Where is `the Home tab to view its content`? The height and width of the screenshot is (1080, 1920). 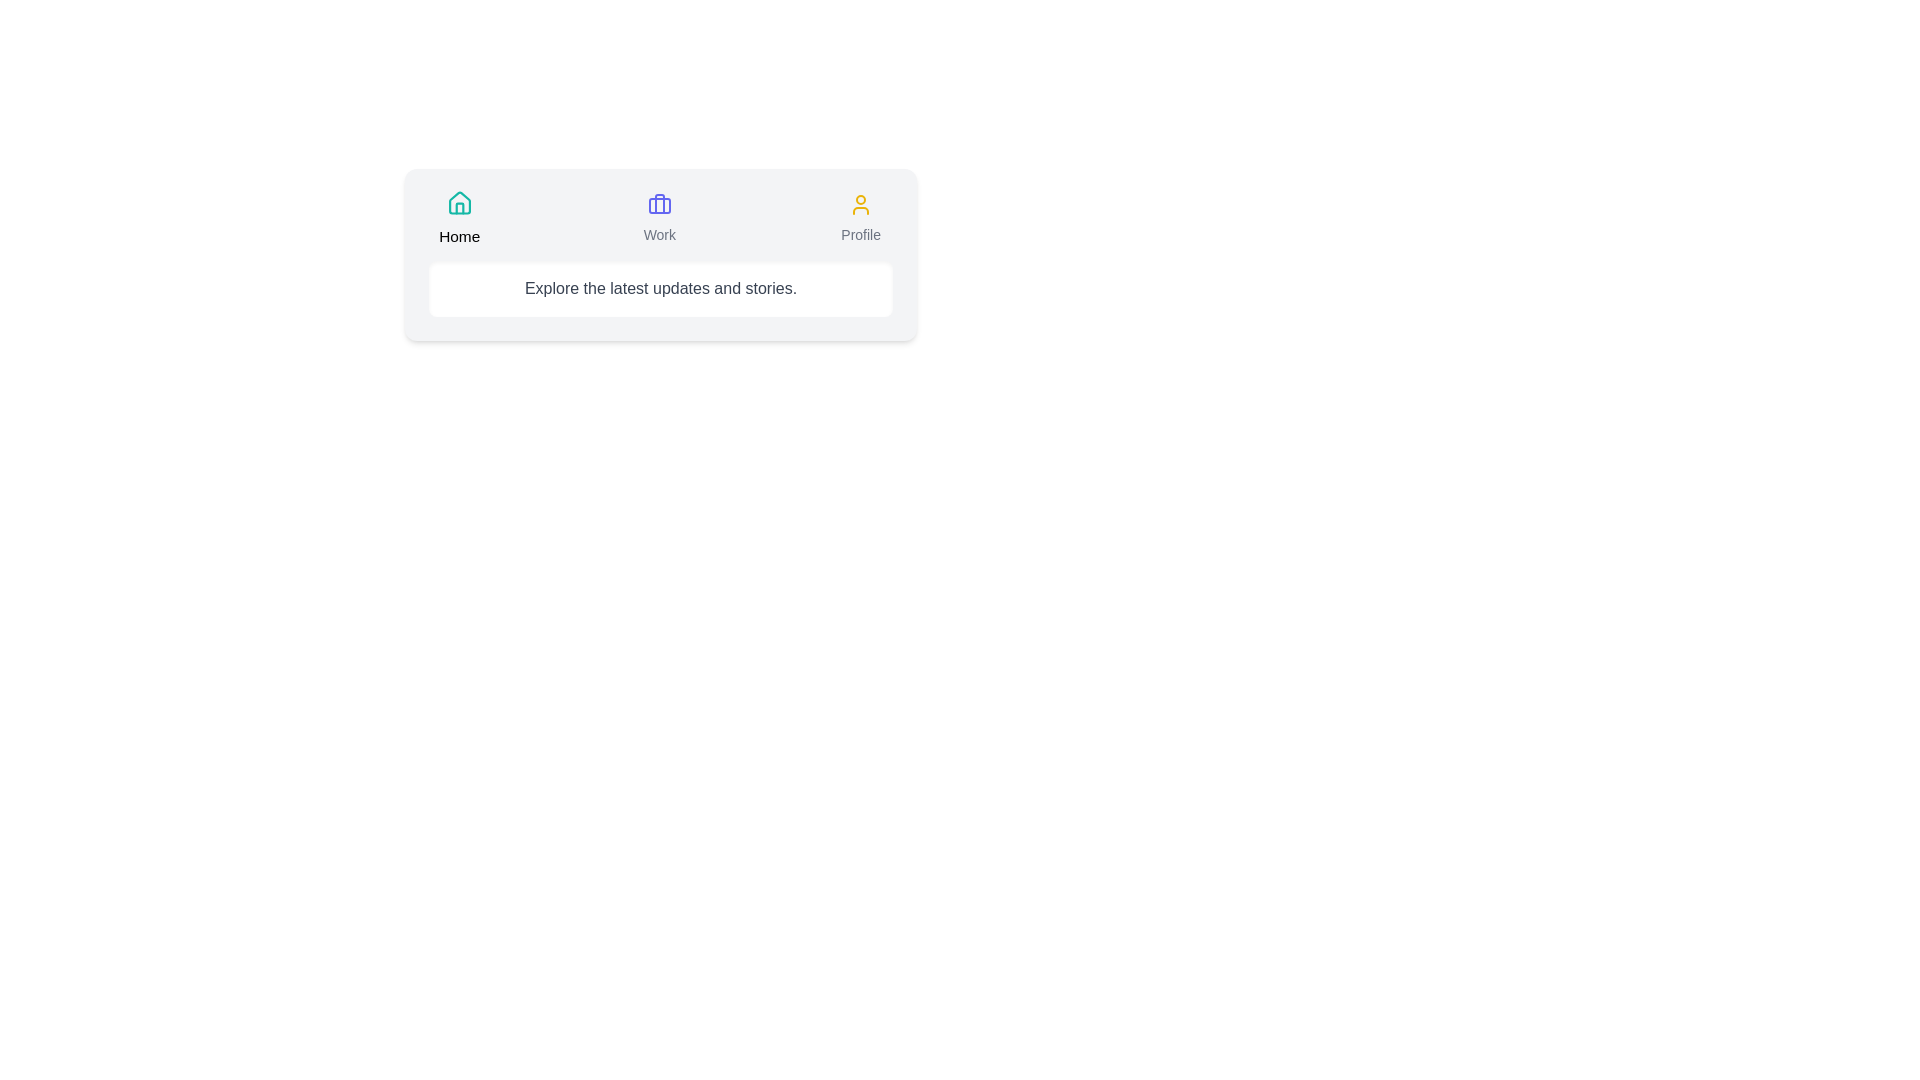
the Home tab to view its content is located at coordinates (458, 219).